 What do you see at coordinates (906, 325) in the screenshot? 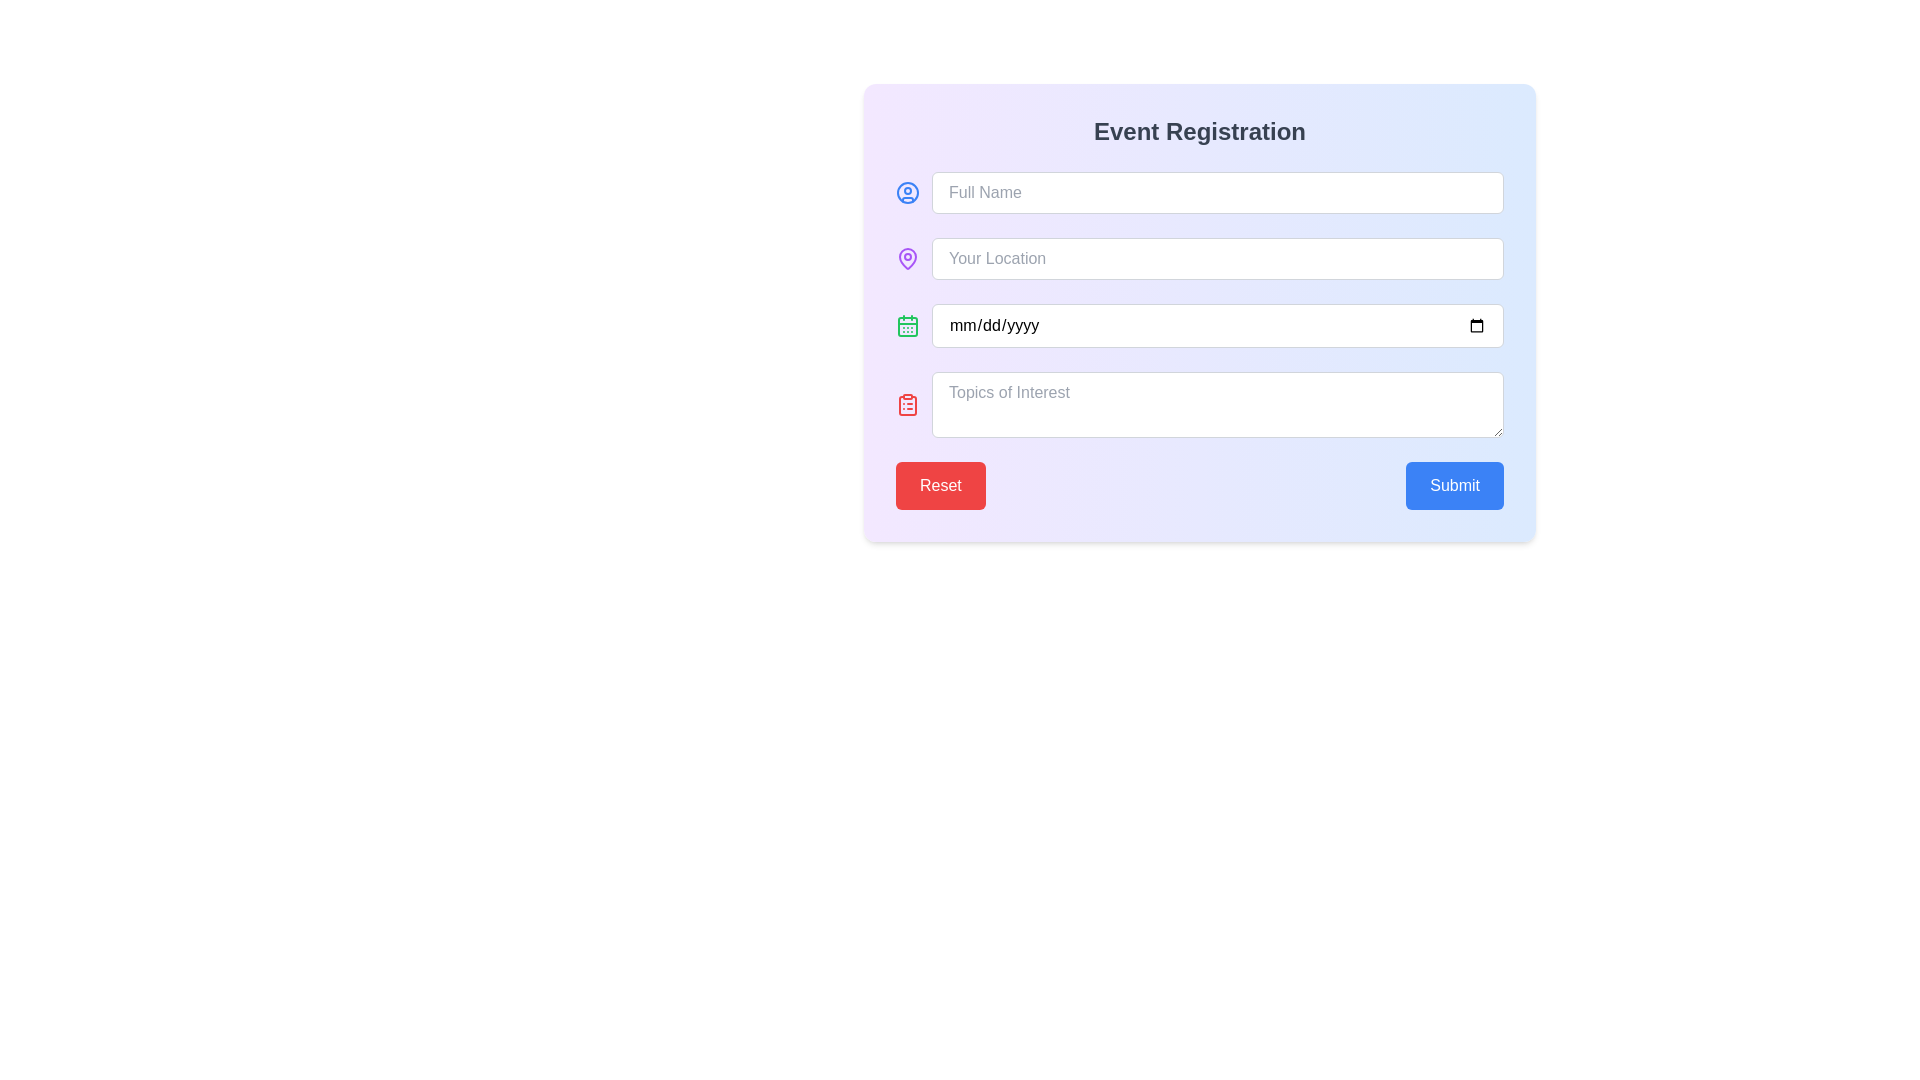
I see `the SVG-based icon located to the immediate left of the date input field labeled 'mm/dd/yyyy' in the 'Event Registration' form to read the tooltip` at bounding box center [906, 325].